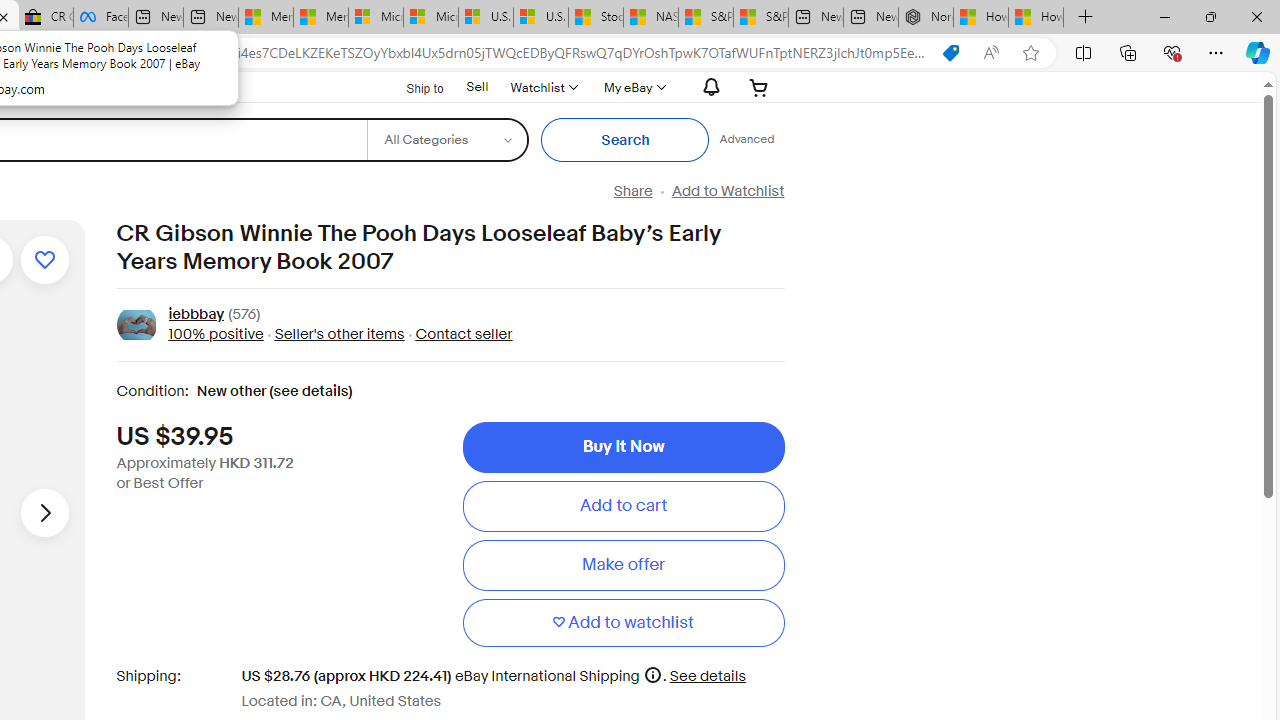 The image size is (1280, 720). Describe the element at coordinates (339, 333) in the screenshot. I see `'Seller'` at that location.